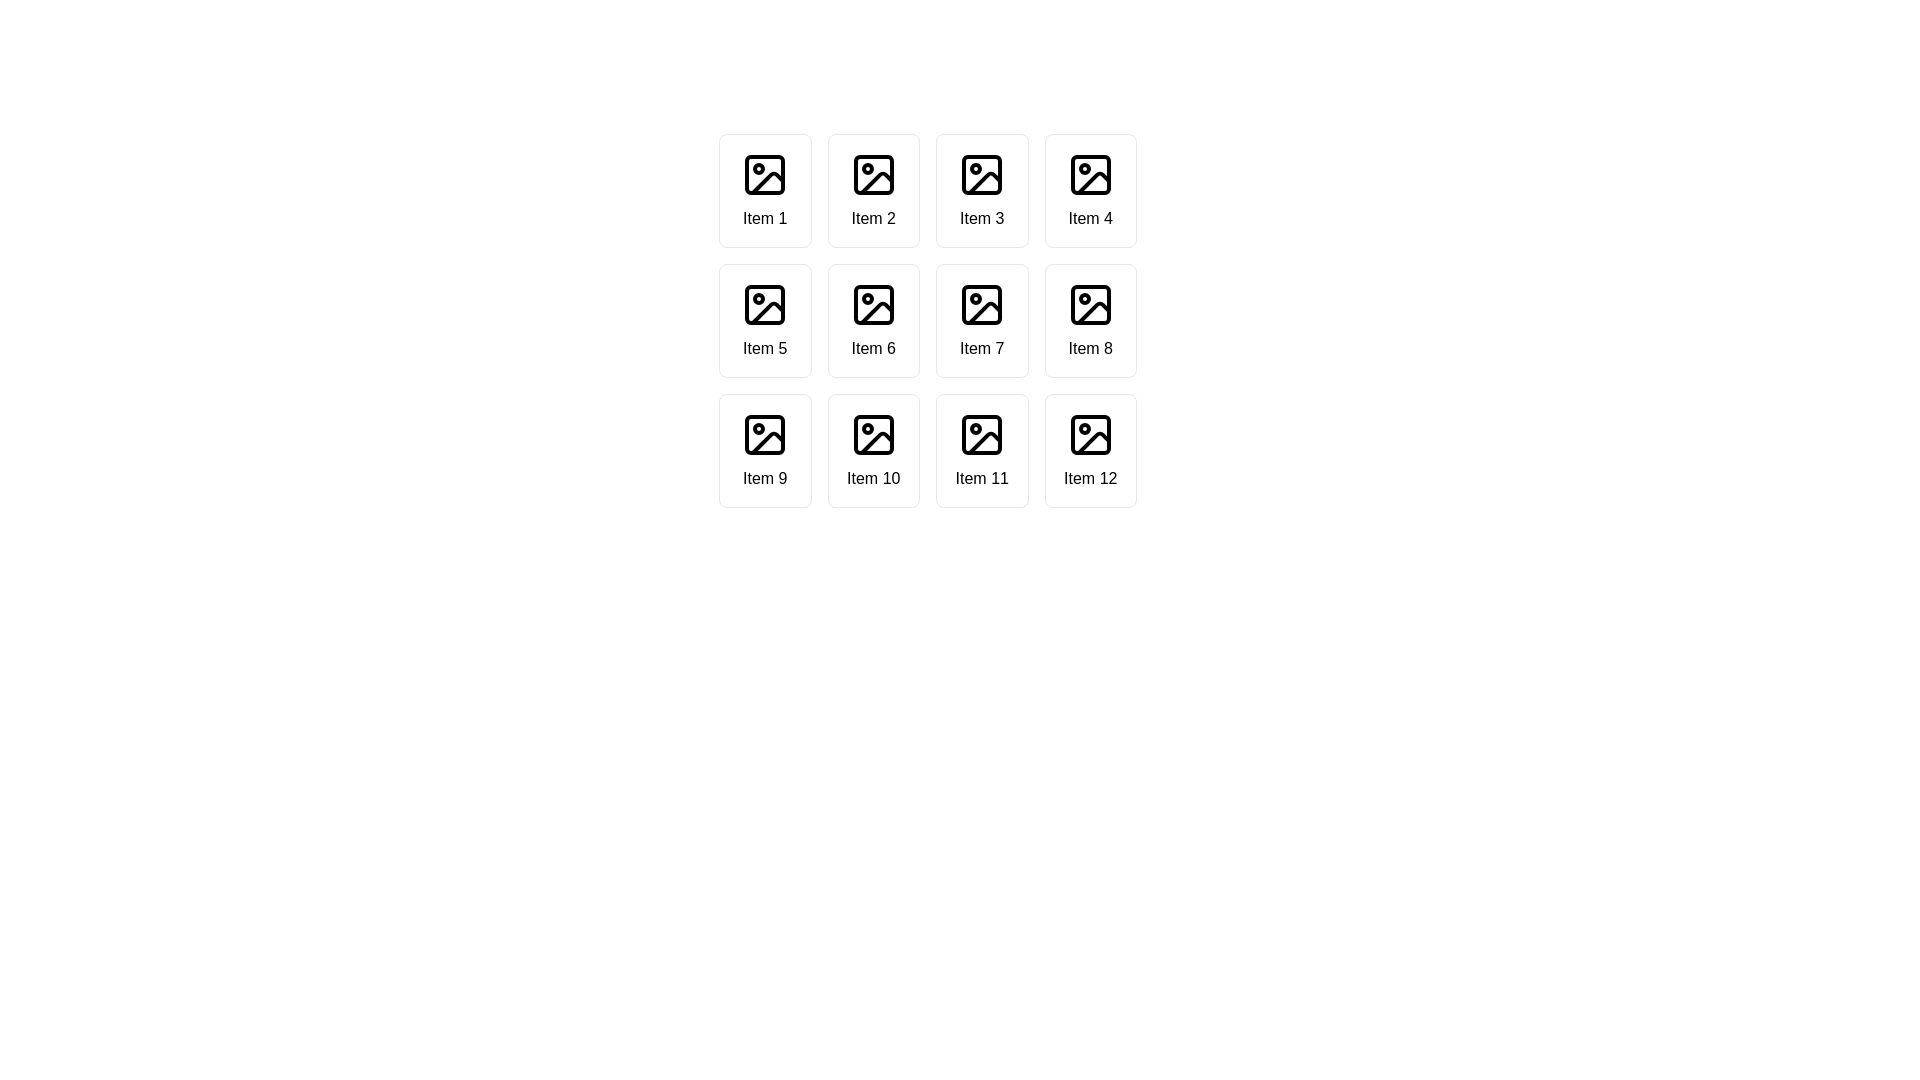 This screenshot has width=1920, height=1080. What do you see at coordinates (1089, 304) in the screenshot?
I see `the image placeholder located in the grid cell labeled 'Item 8', which is in the second row, fourth column` at bounding box center [1089, 304].